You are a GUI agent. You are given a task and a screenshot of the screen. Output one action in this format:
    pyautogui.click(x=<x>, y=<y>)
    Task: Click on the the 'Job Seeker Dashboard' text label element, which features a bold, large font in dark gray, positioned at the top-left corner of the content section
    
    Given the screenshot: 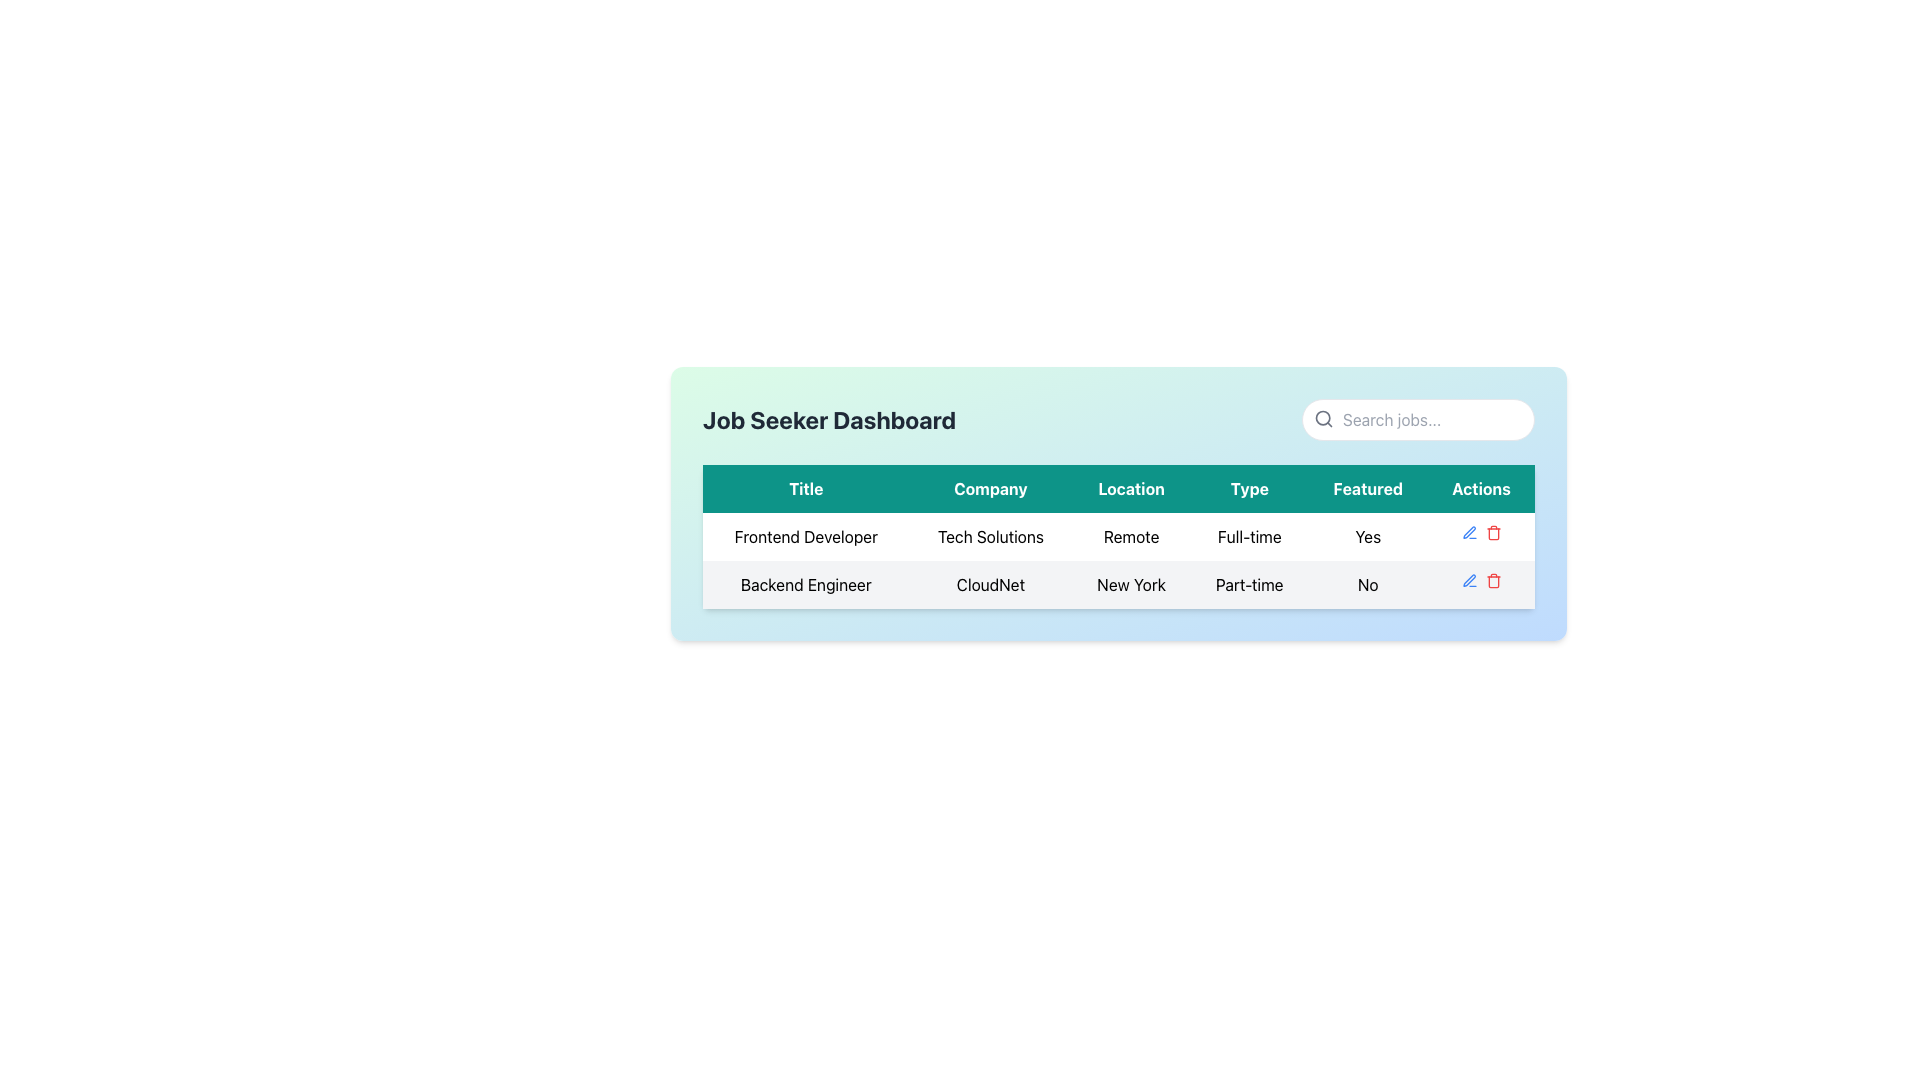 What is the action you would take?
    pyautogui.click(x=829, y=419)
    